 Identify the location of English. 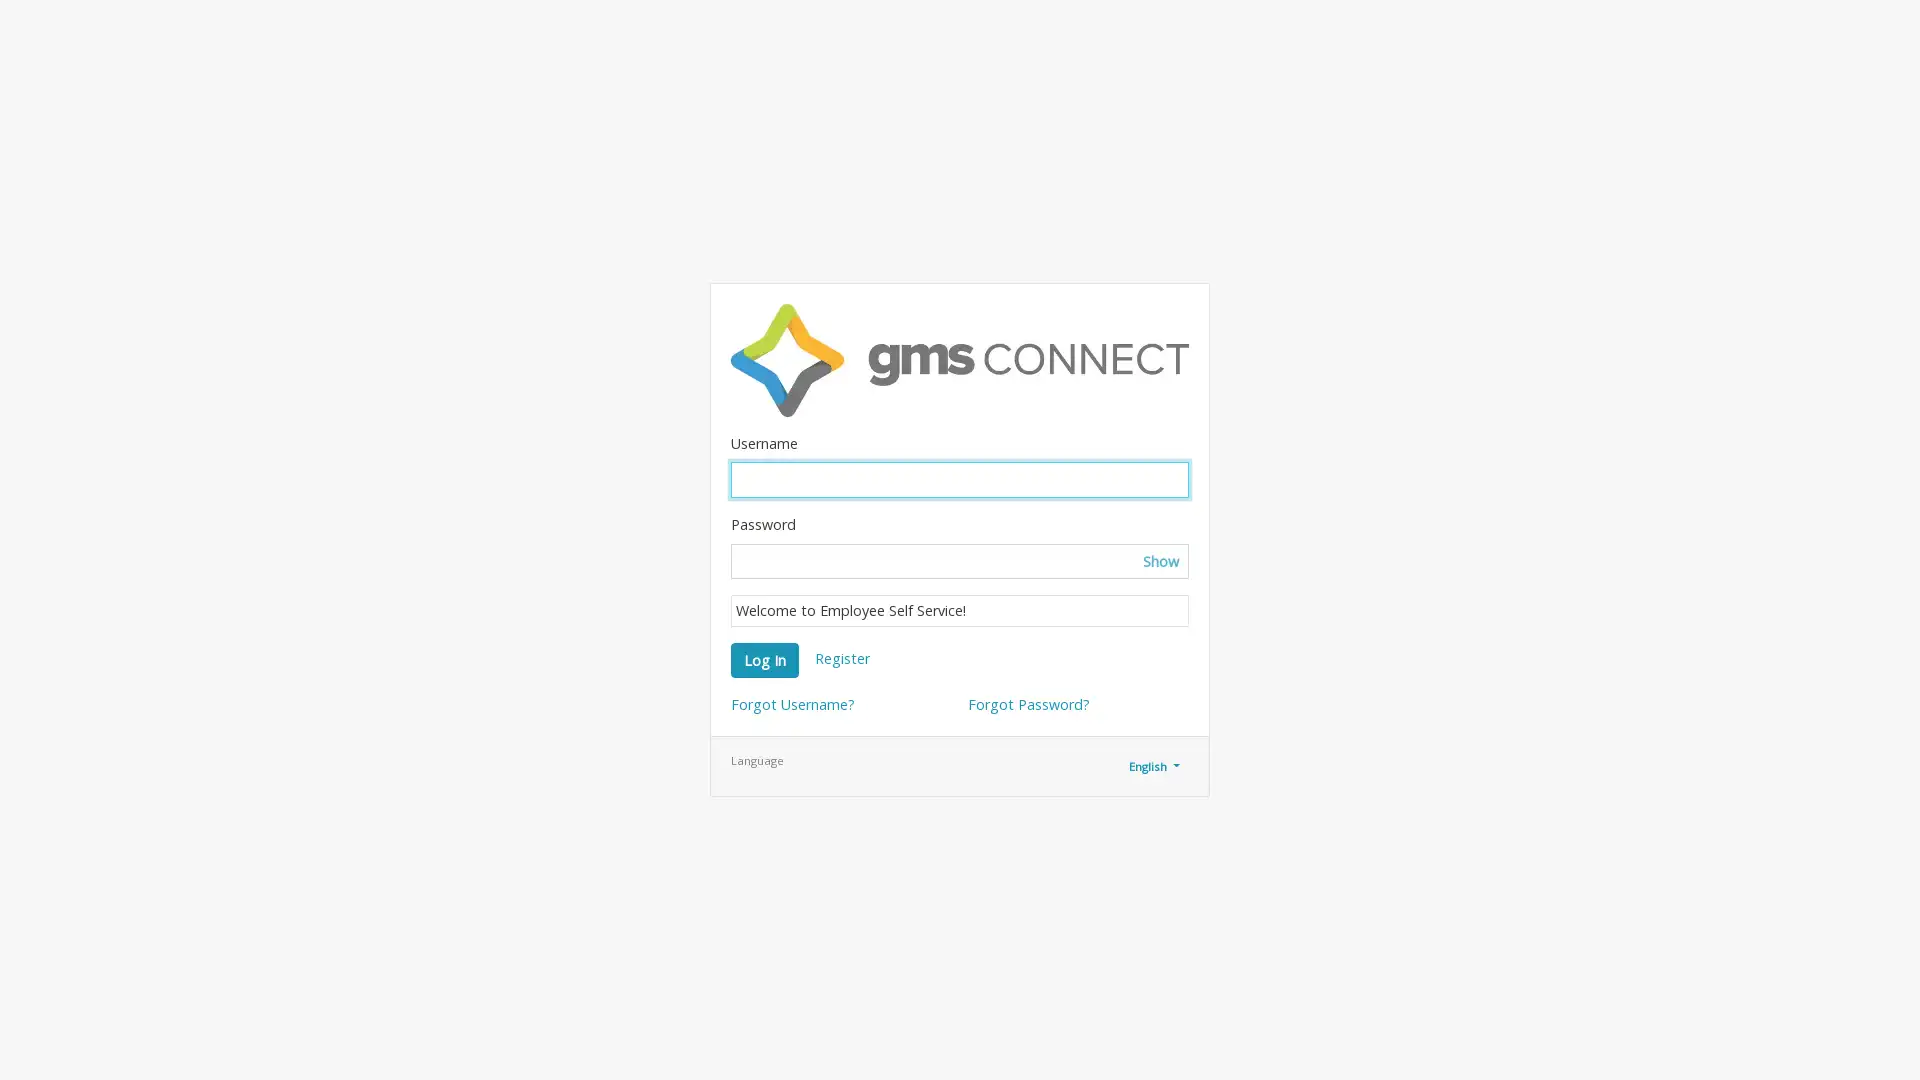
(1154, 765).